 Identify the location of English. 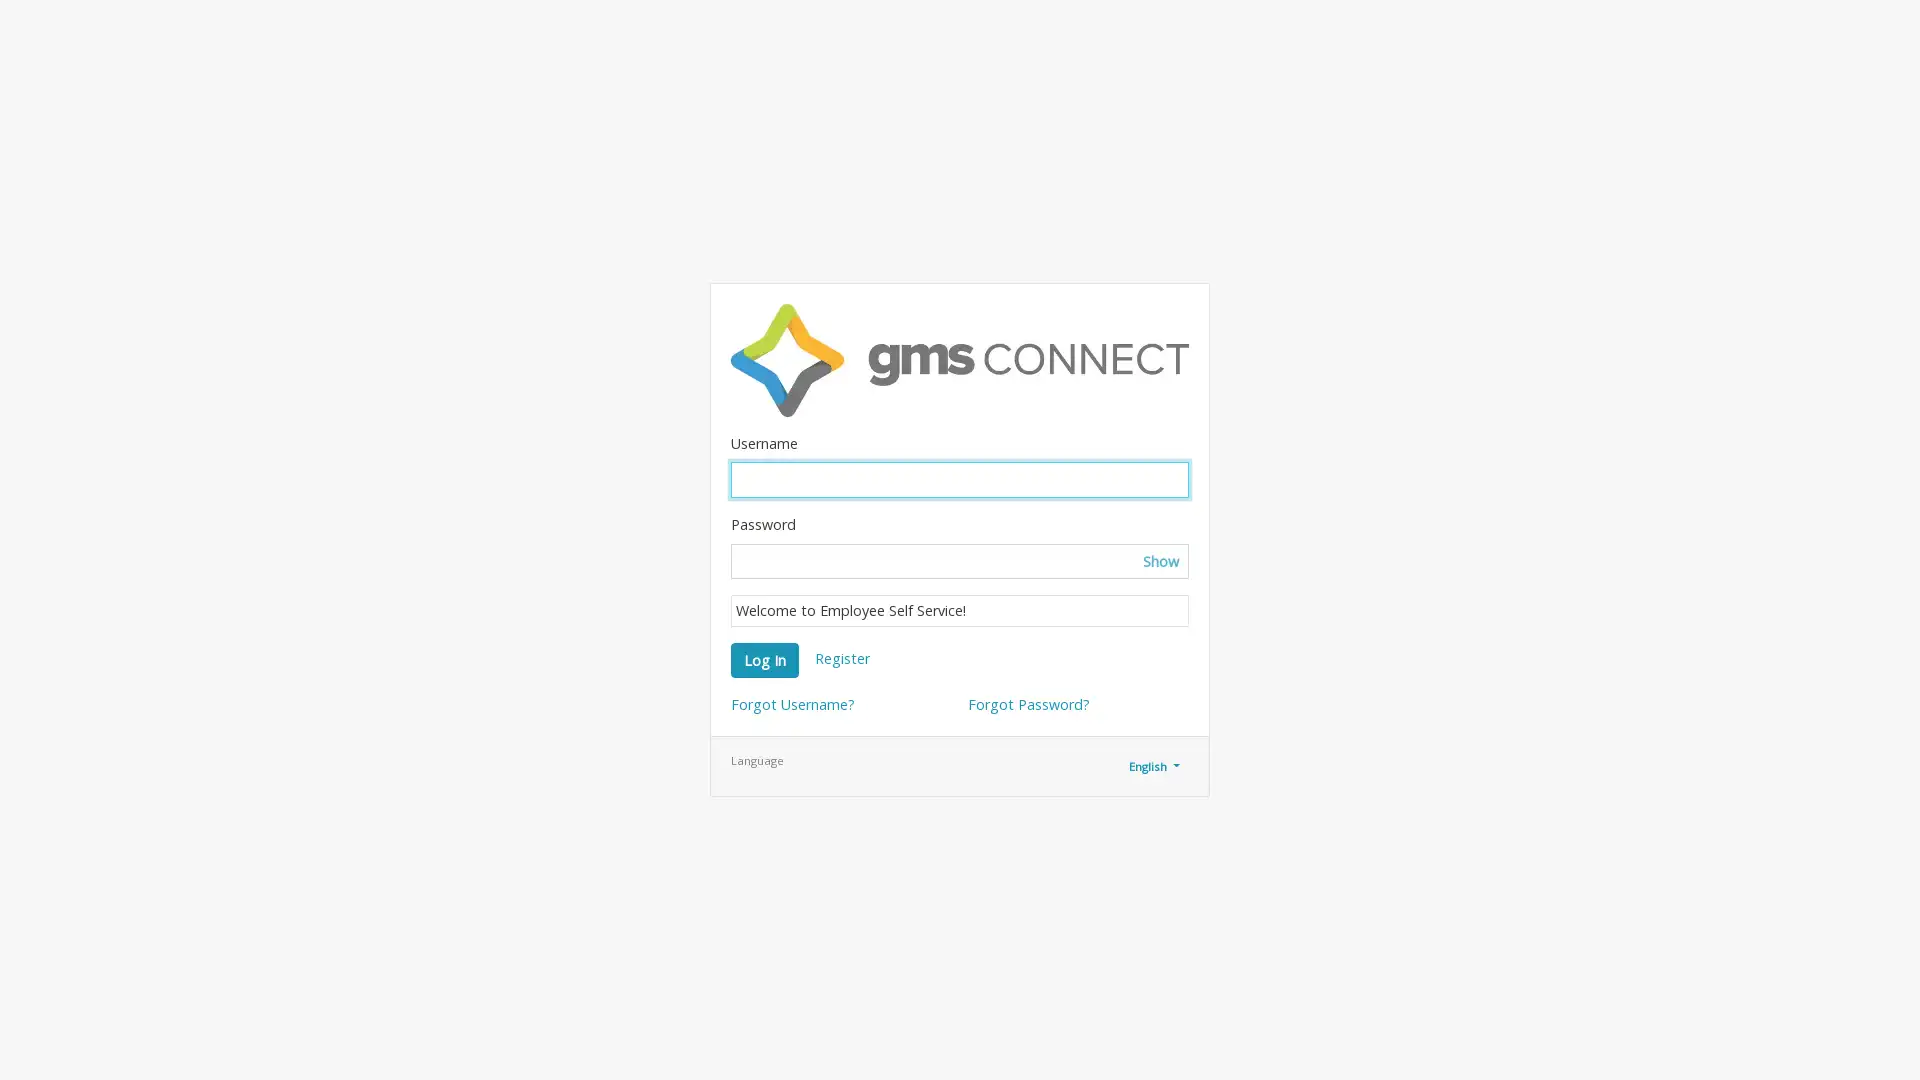
(1154, 765).